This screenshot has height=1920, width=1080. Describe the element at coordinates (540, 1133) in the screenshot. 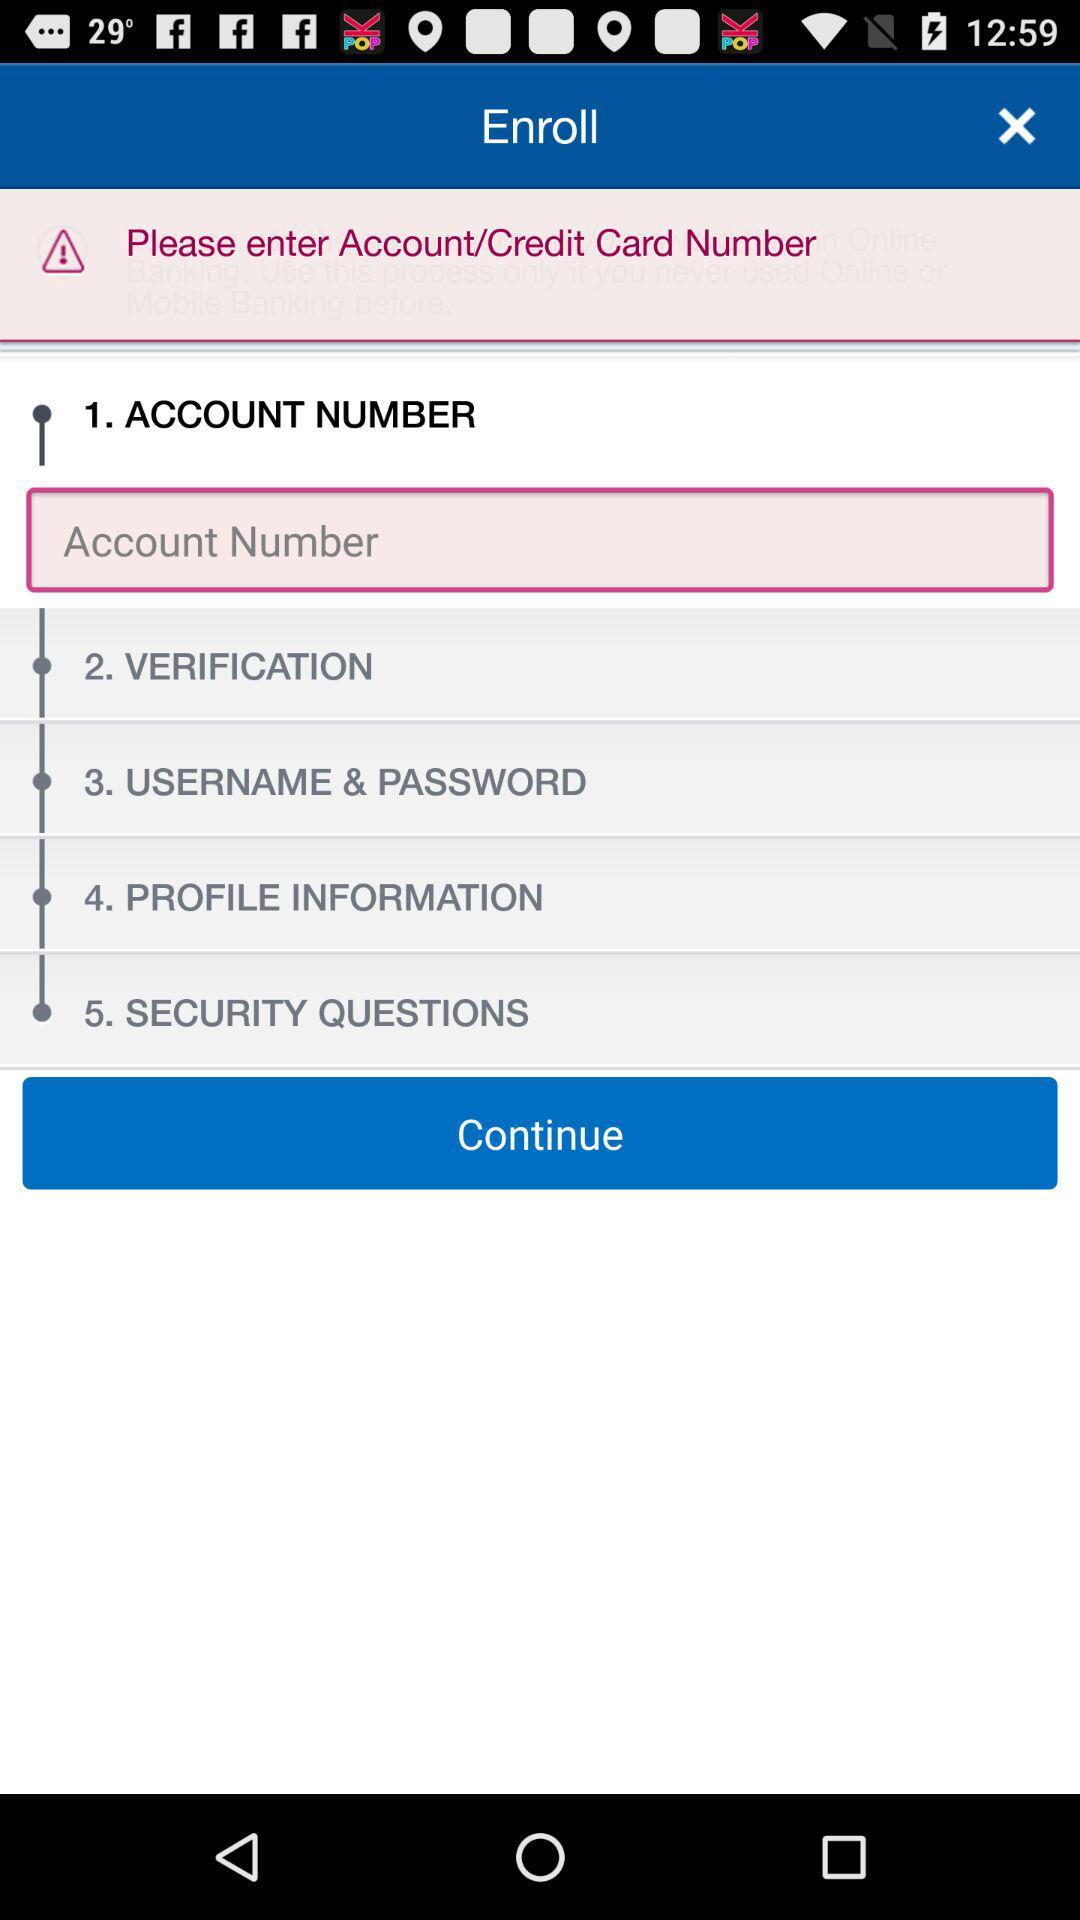

I see `the item below the 5. security questions icon` at that location.